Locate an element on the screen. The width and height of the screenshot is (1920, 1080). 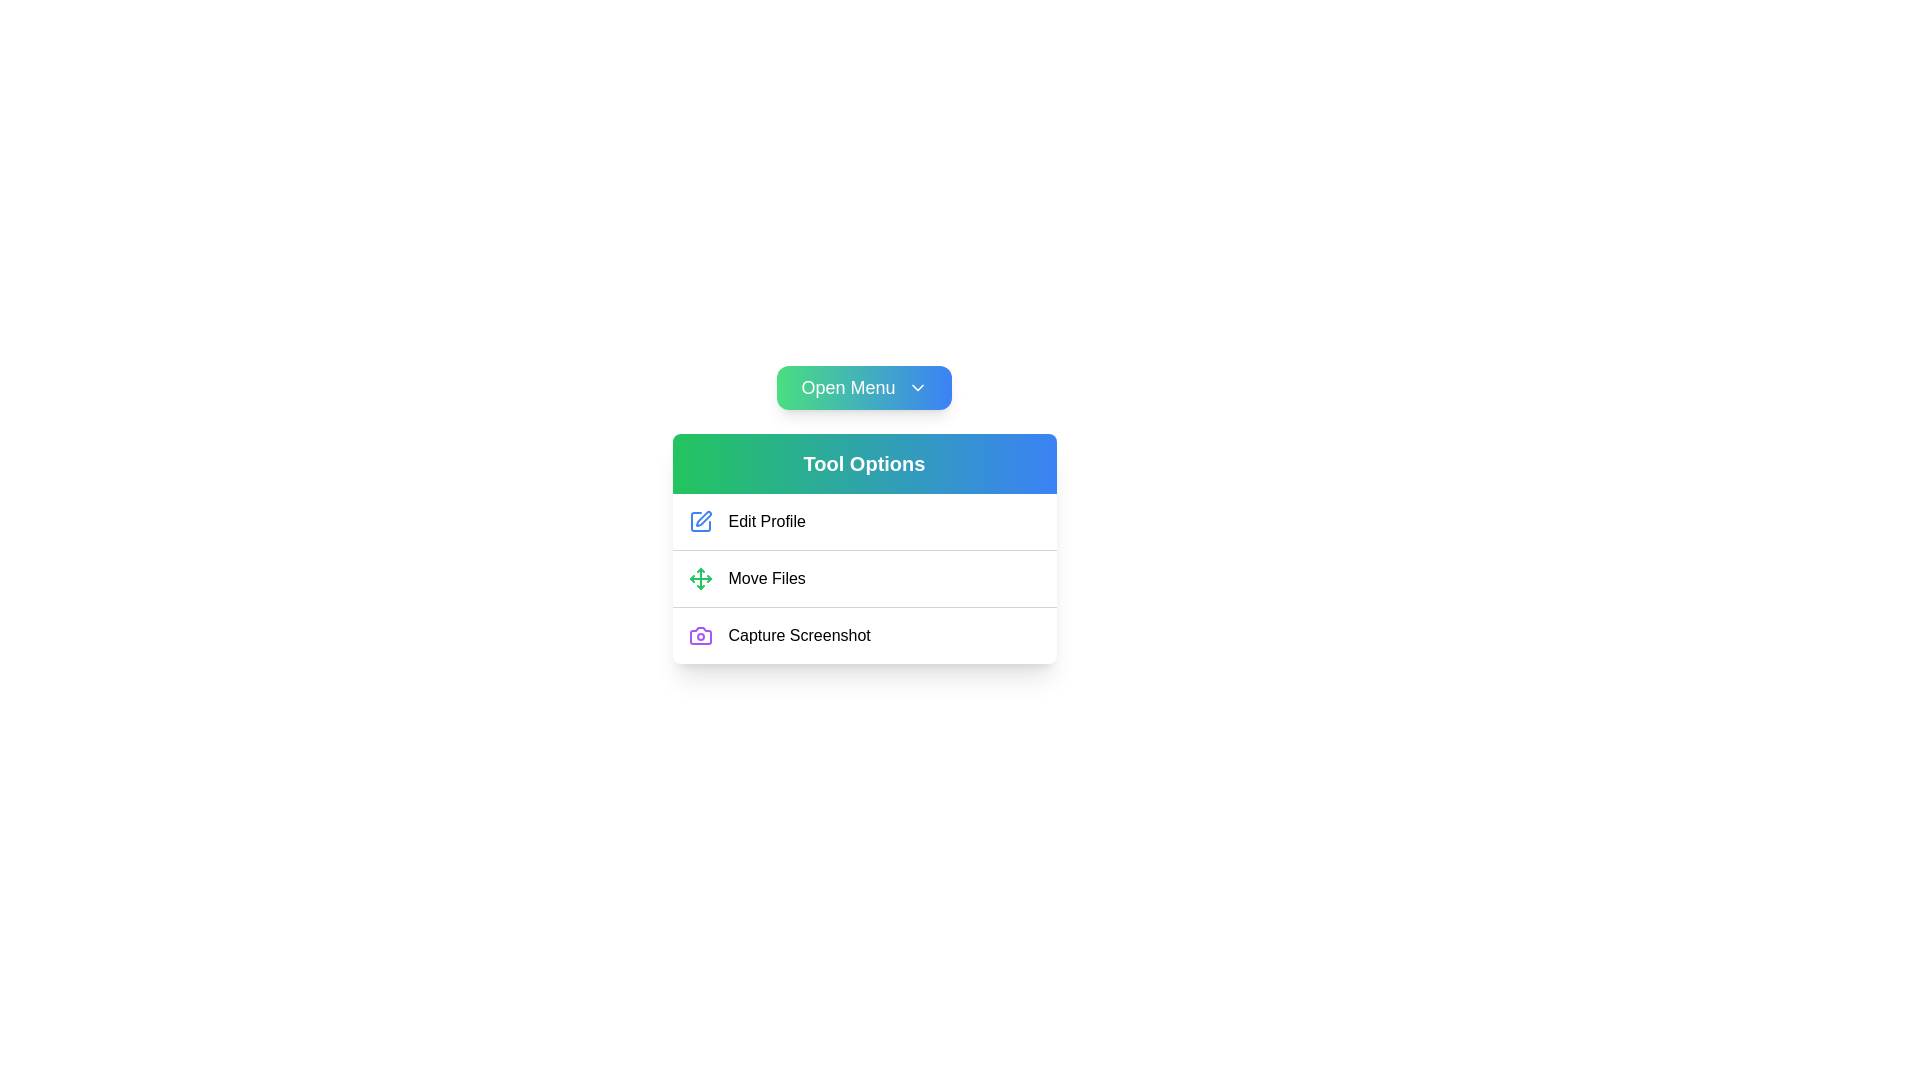
the screenshot capture icon located to the extreme left of the 'Capture Screenshot' option within the dropdown under 'Tool Options' for accessibility navigation is located at coordinates (700, 636).